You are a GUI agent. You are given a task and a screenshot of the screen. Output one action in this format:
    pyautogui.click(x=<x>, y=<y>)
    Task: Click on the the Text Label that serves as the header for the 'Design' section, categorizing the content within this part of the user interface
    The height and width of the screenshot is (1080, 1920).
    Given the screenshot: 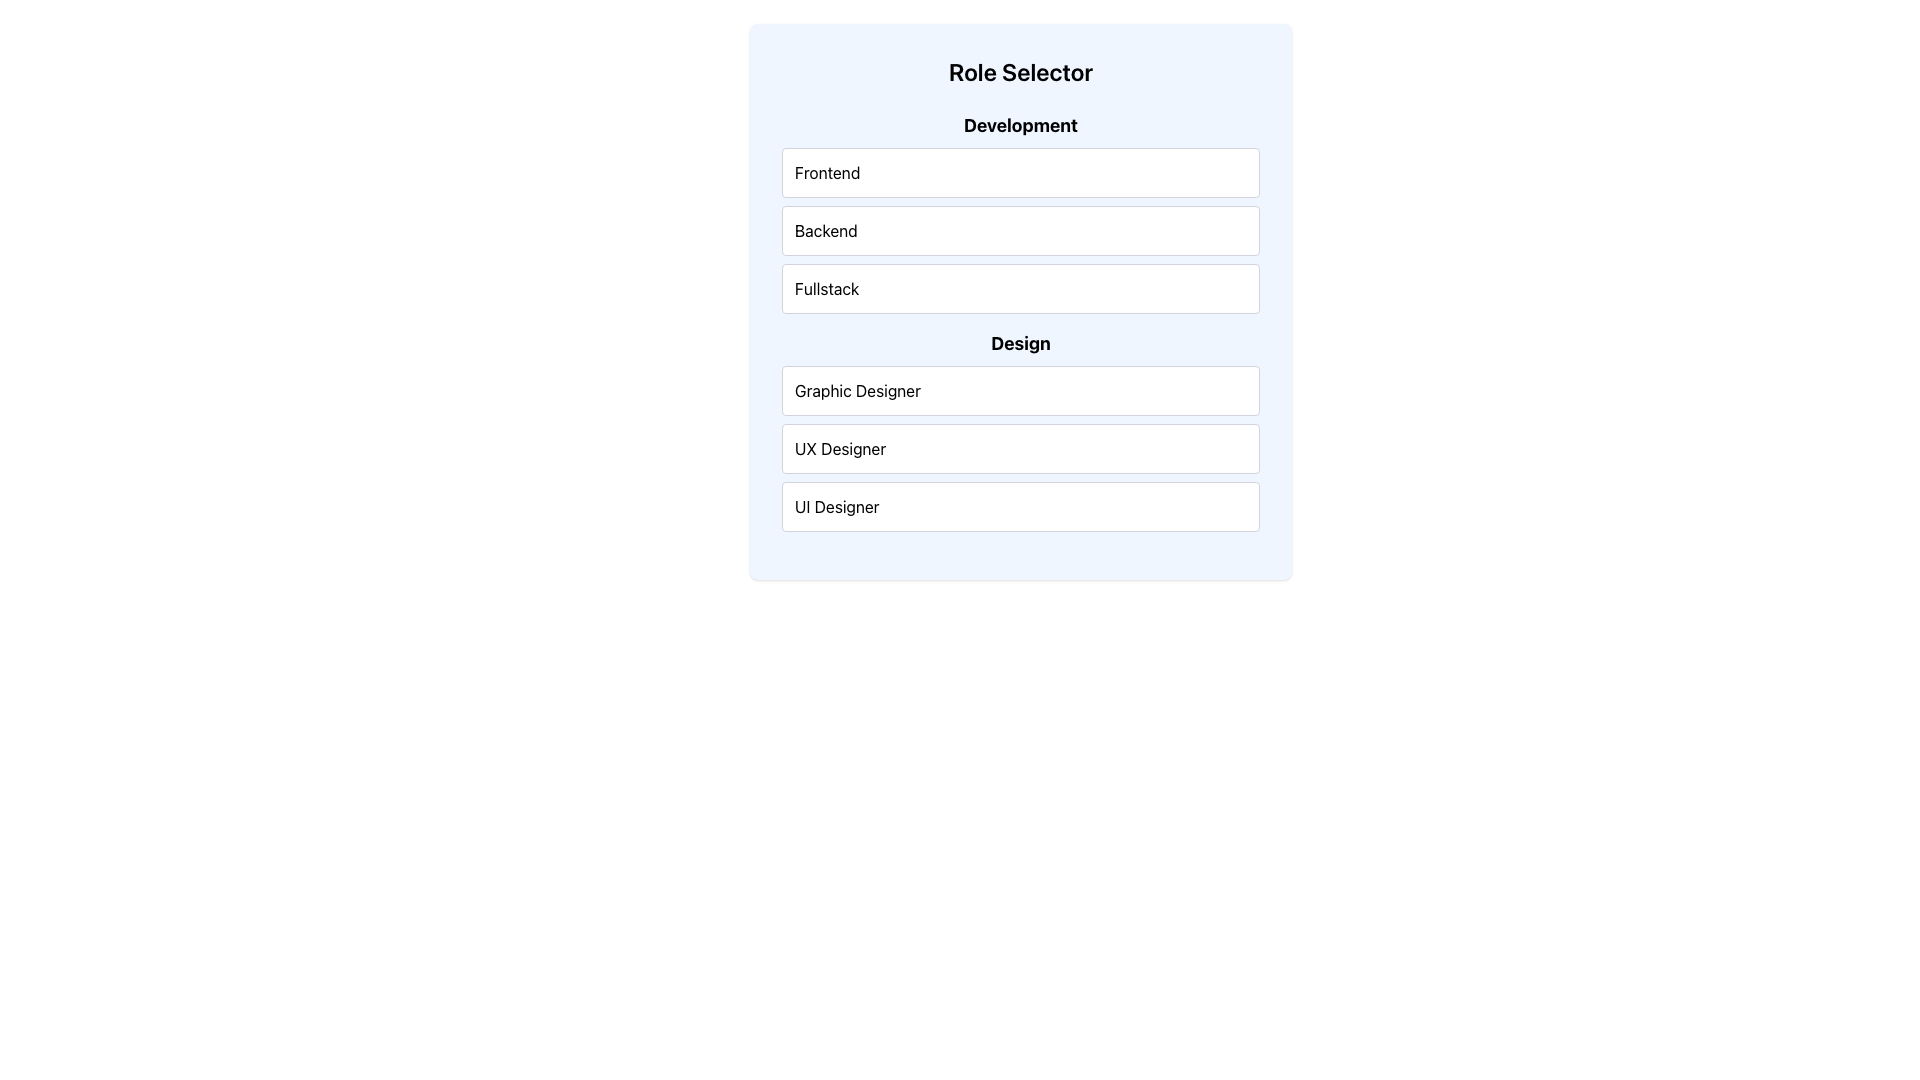 What is the action you would take?
    pyautogui.click(x=1021, y=342)
    